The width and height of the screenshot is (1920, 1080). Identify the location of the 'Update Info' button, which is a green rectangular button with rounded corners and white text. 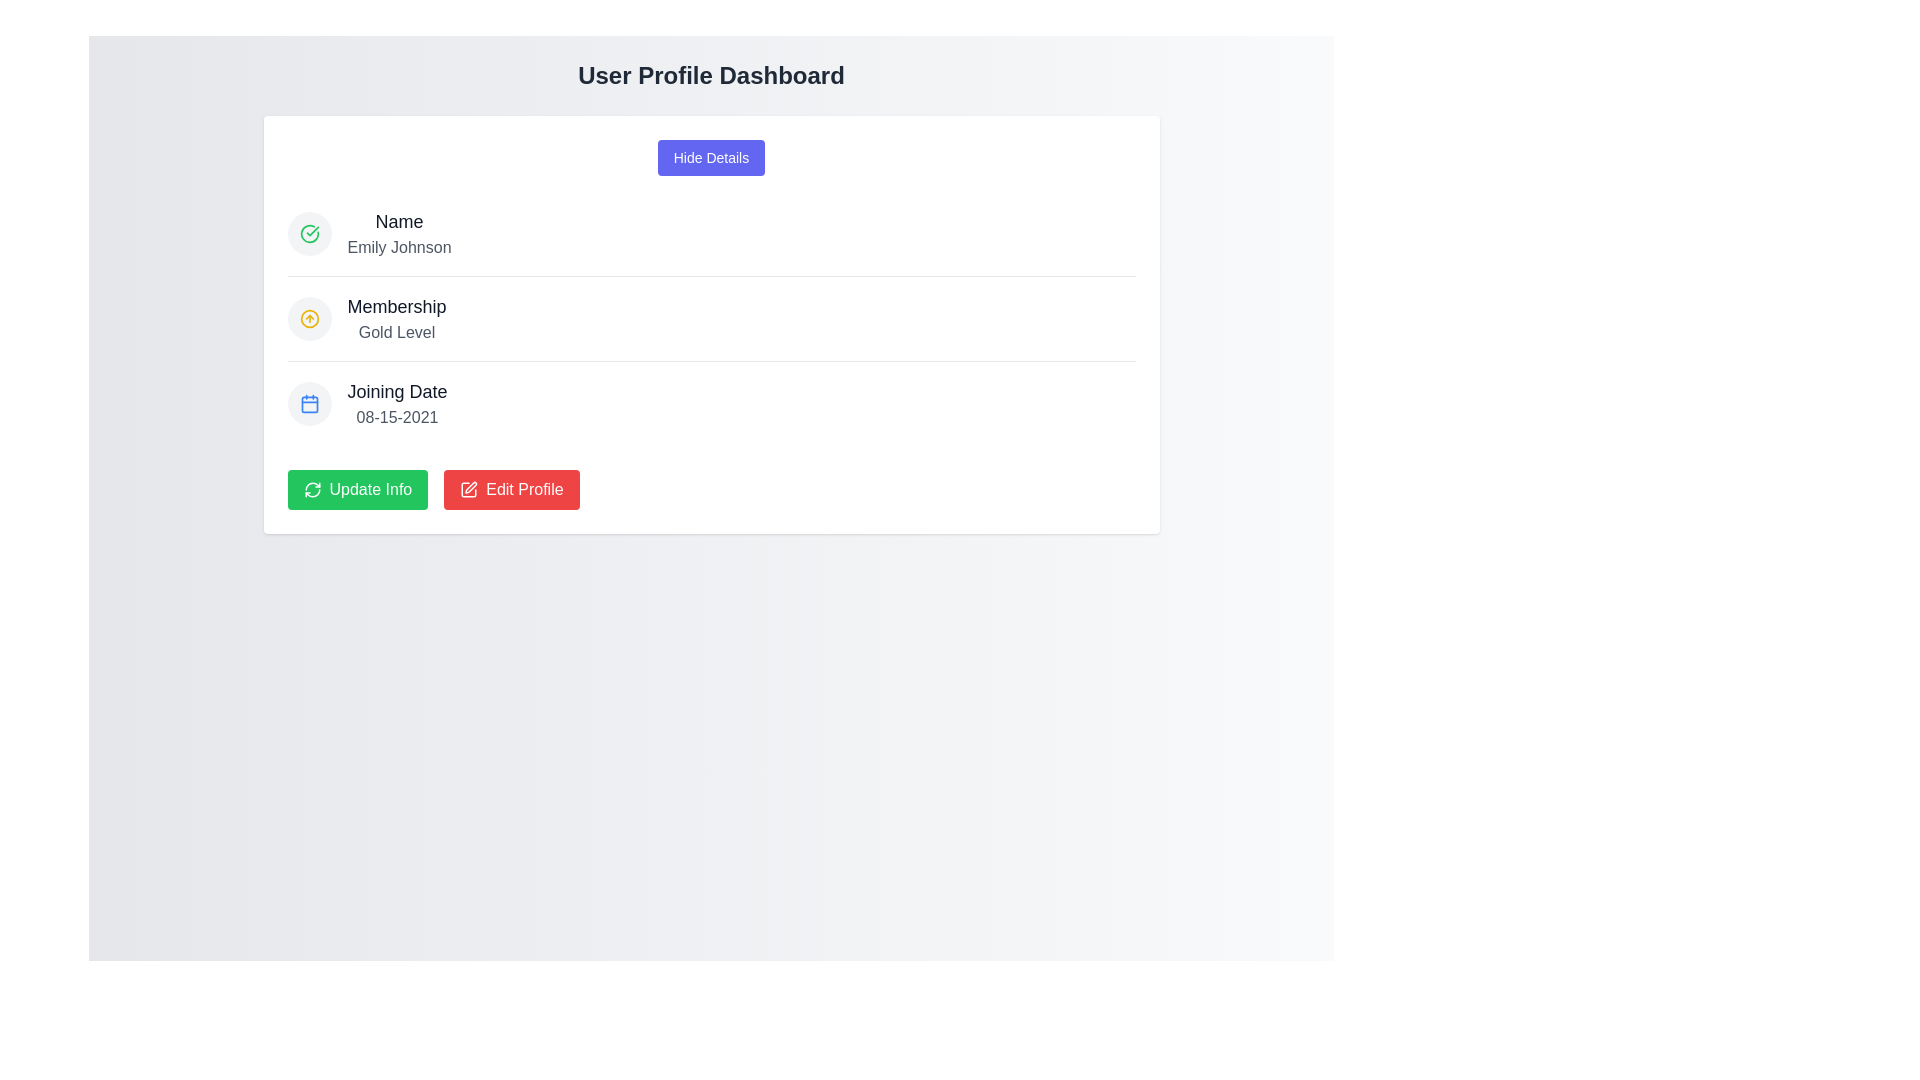
(357, 489).